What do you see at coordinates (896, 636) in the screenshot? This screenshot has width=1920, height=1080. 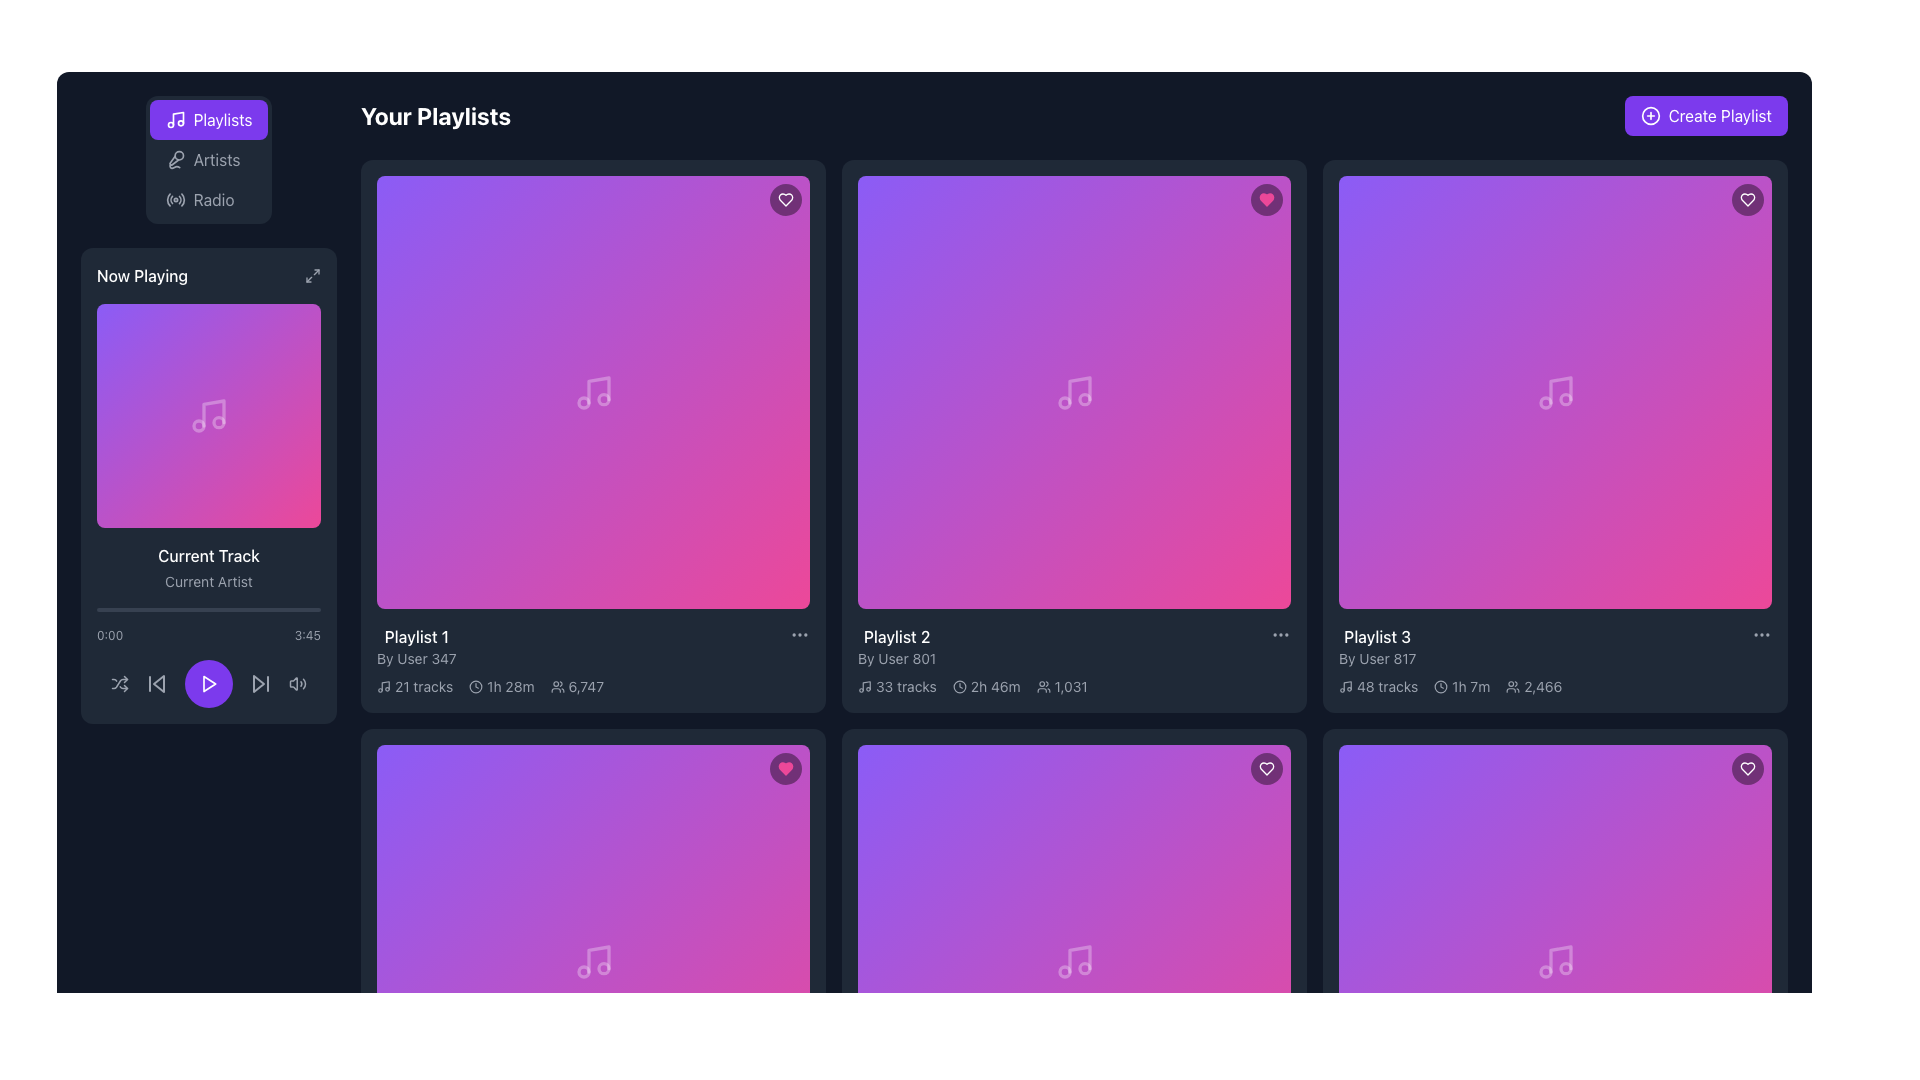 I see `the 'Playlist 2' text element, which is prominently displayed in white on a dark background within the second playlist card in the top row of the playlist grid` at bounding box center [896, 636].